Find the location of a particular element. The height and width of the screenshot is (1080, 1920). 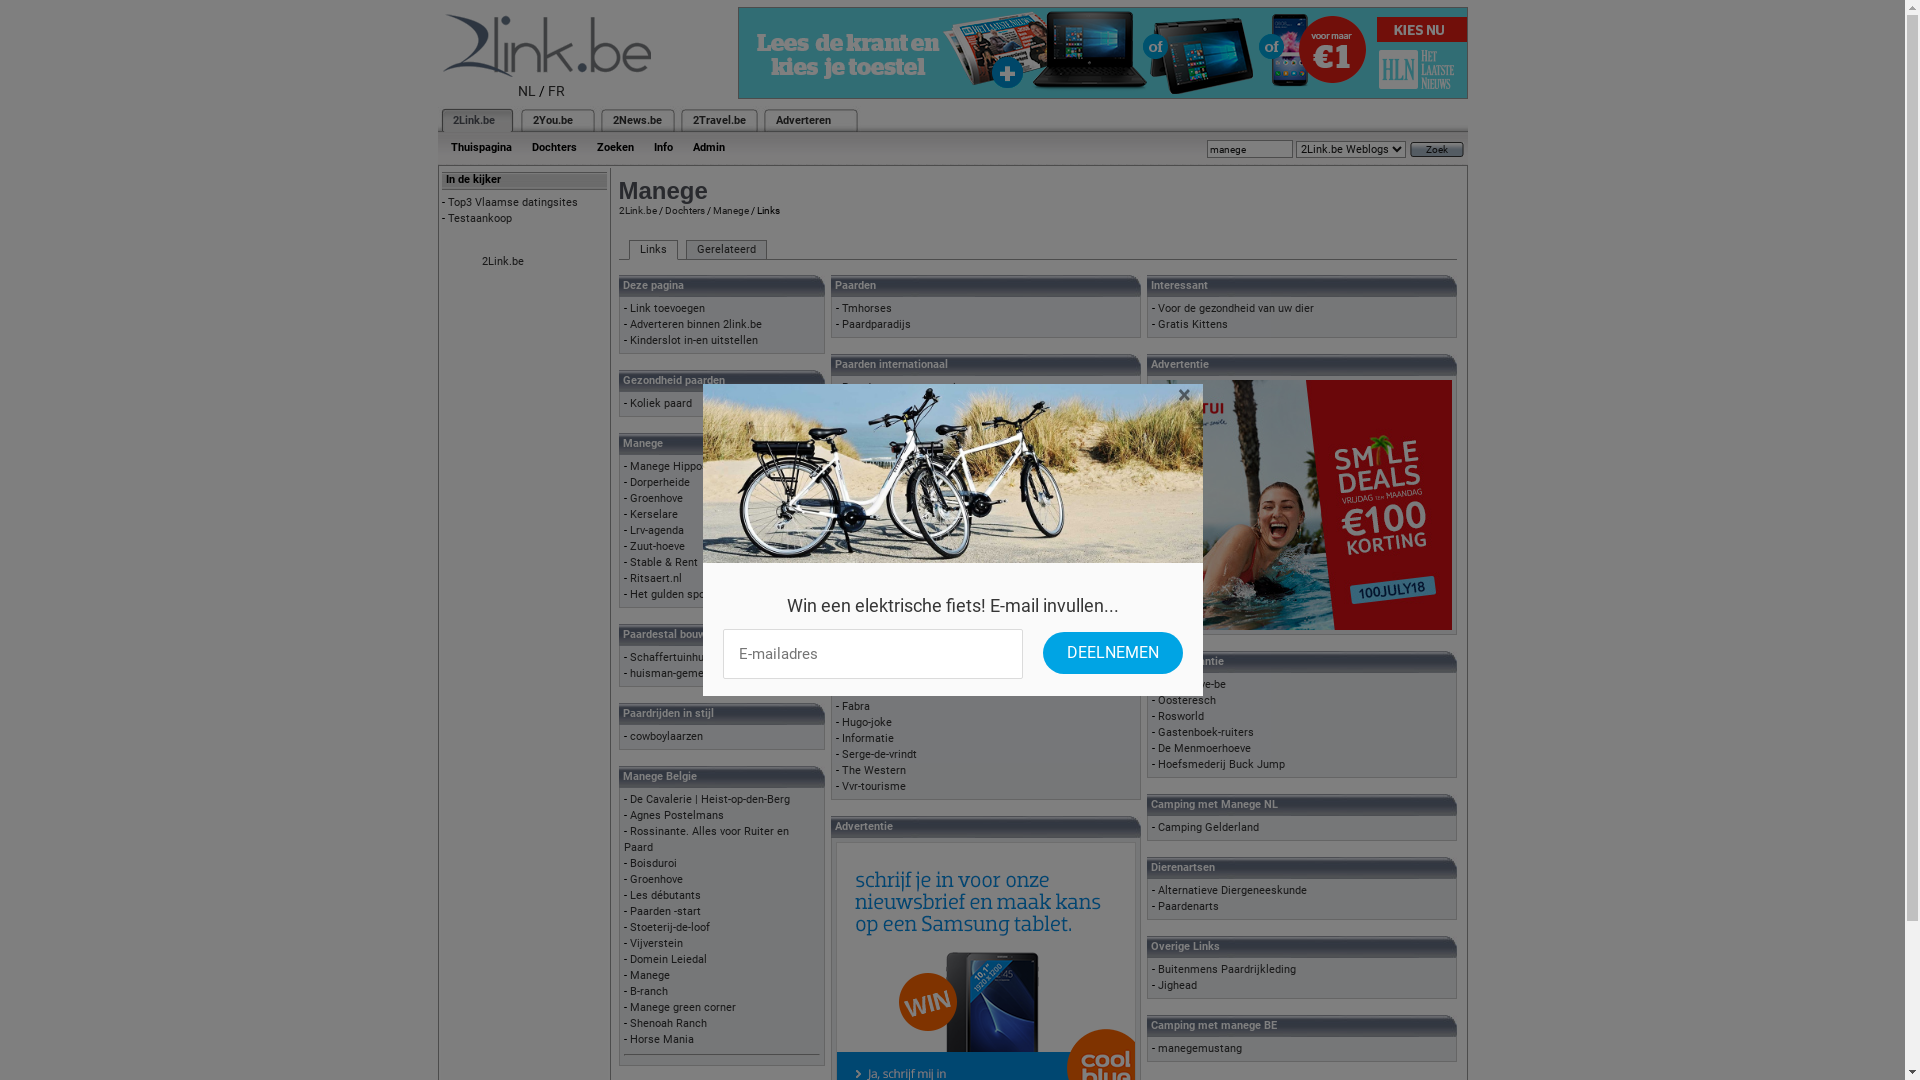

'Paarden -start' is located at coordinates (665, 911).